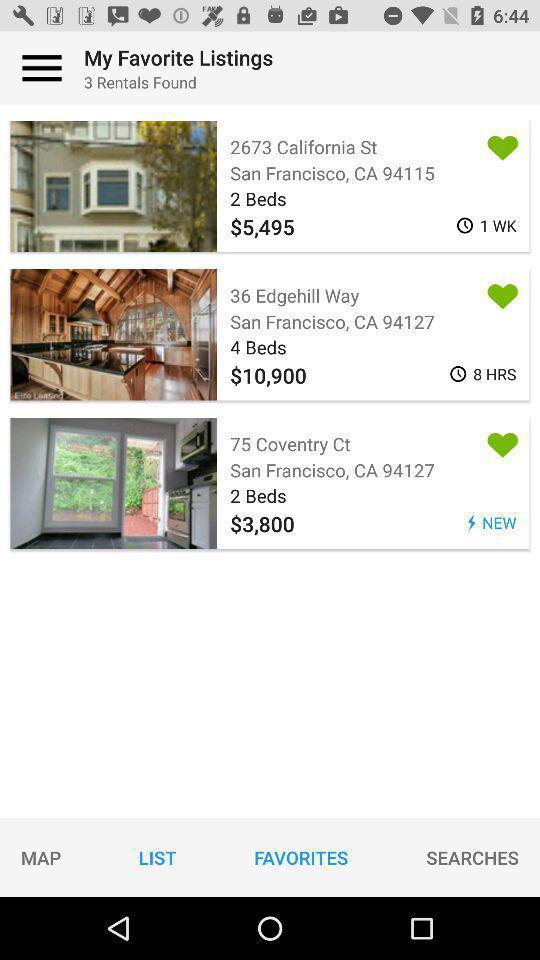 The width and height of the screenshot is (540, 960). Describe the element at coordinates (472, 856) in the screenshot. I see `item below $3,800 item` at that location.